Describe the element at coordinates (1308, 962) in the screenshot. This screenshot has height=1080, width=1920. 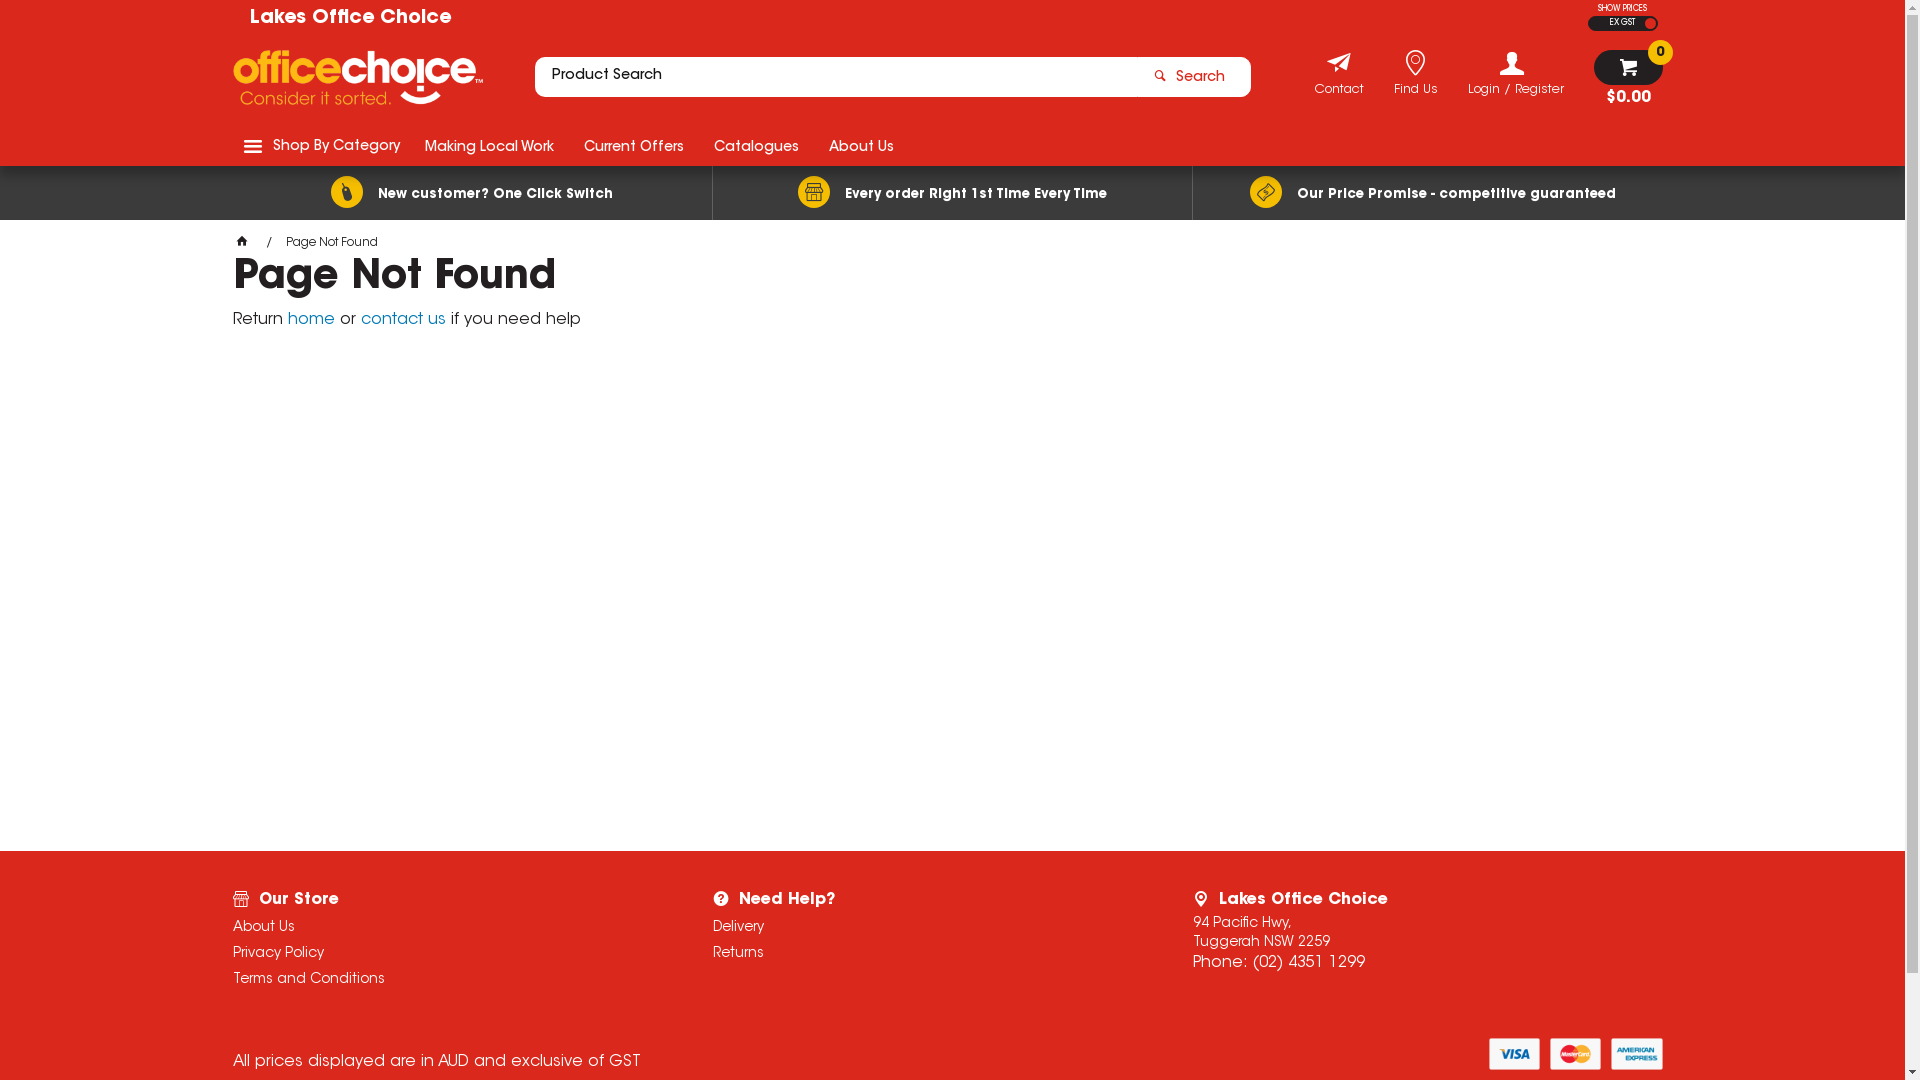
I see `'(02) 4351 1299'` at that location.